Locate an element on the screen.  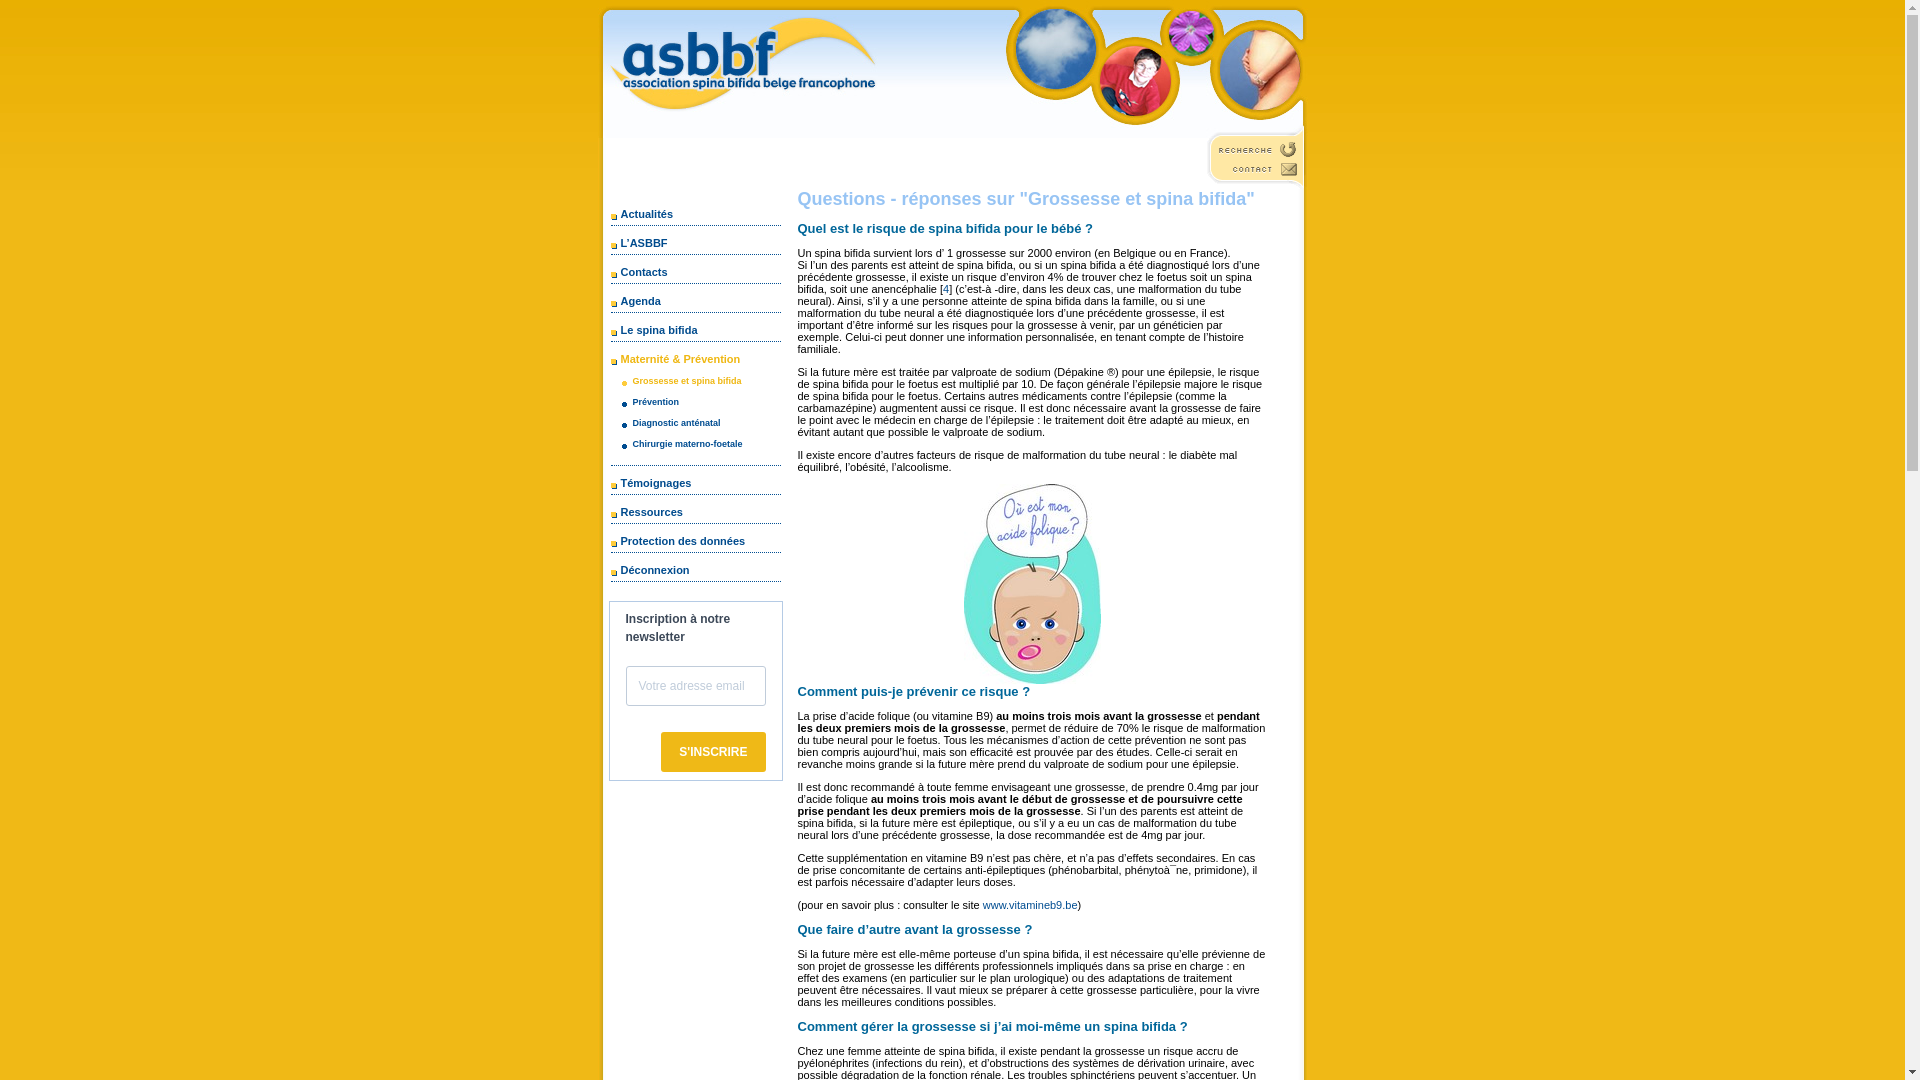
'Le spina bifida' is located at coordinates (654, 329).